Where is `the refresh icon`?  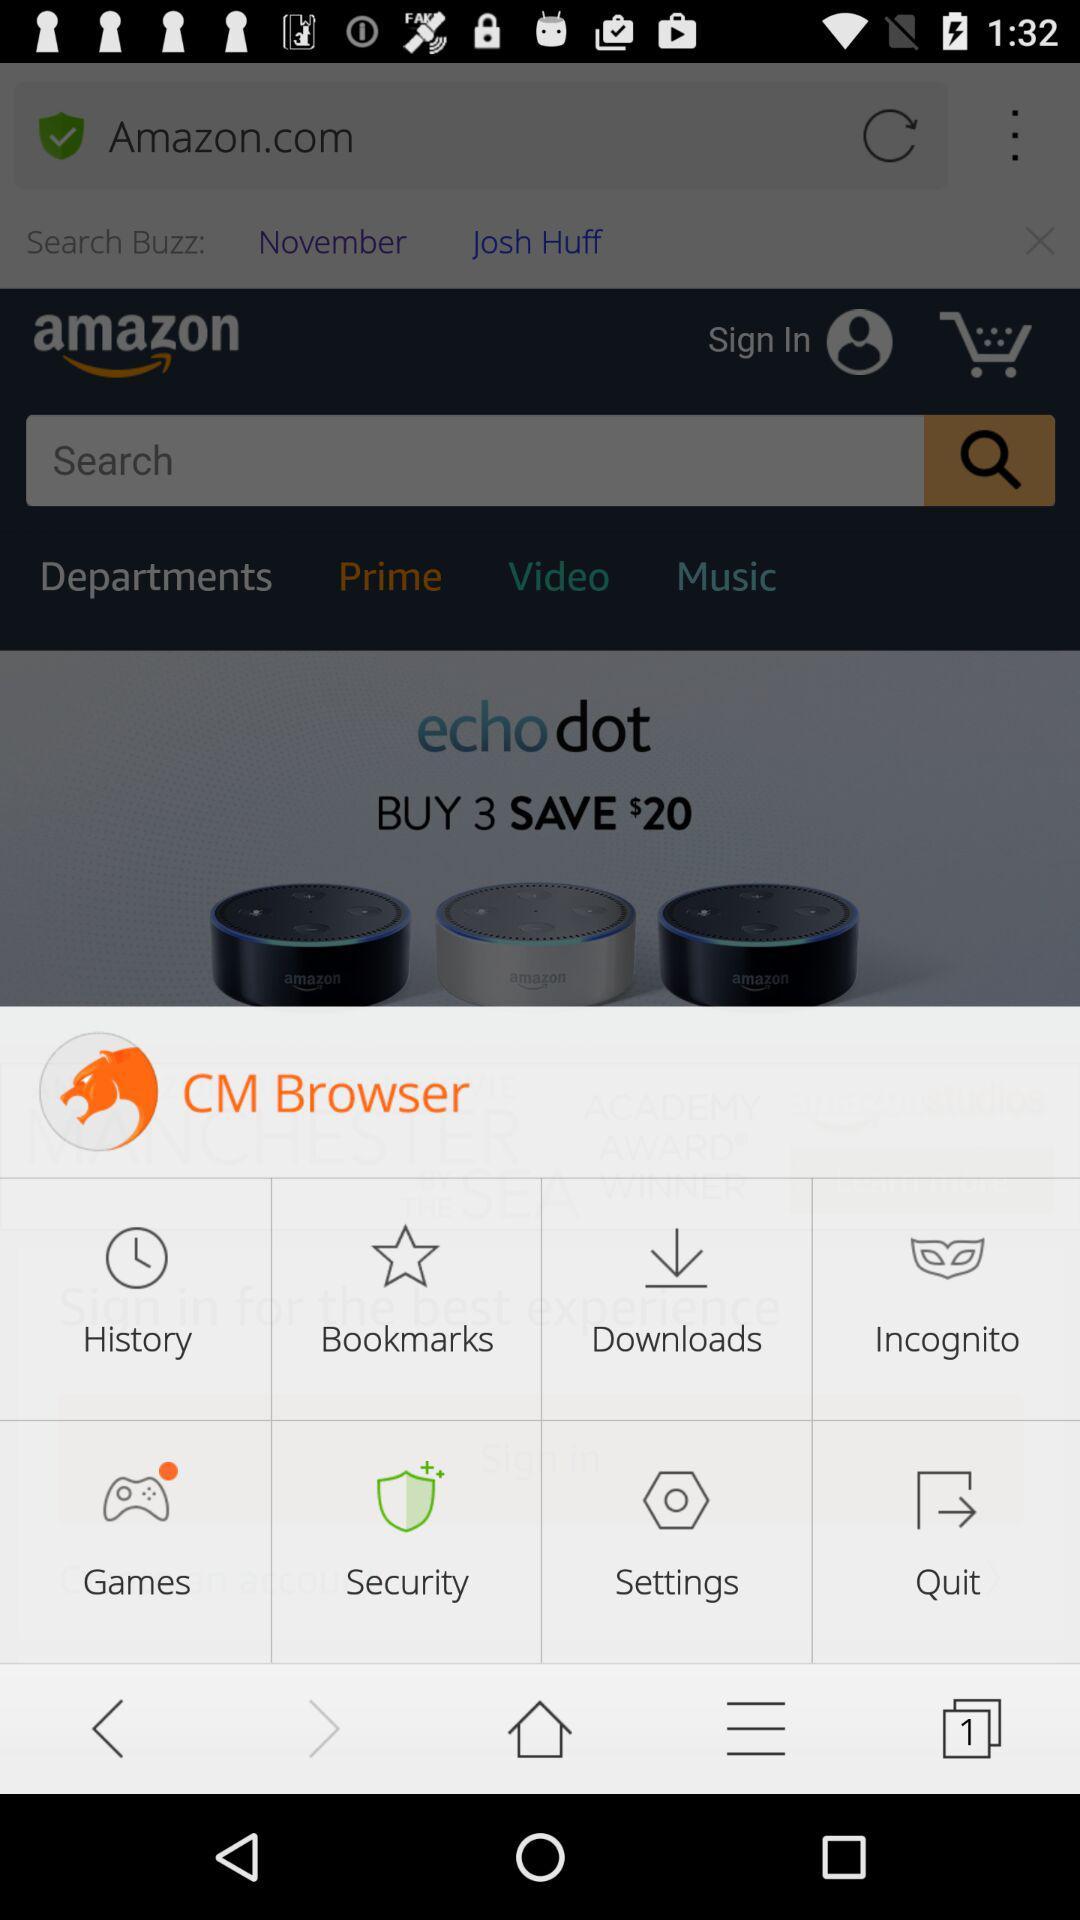
the refresh icon is located at coordinates (888, 144).